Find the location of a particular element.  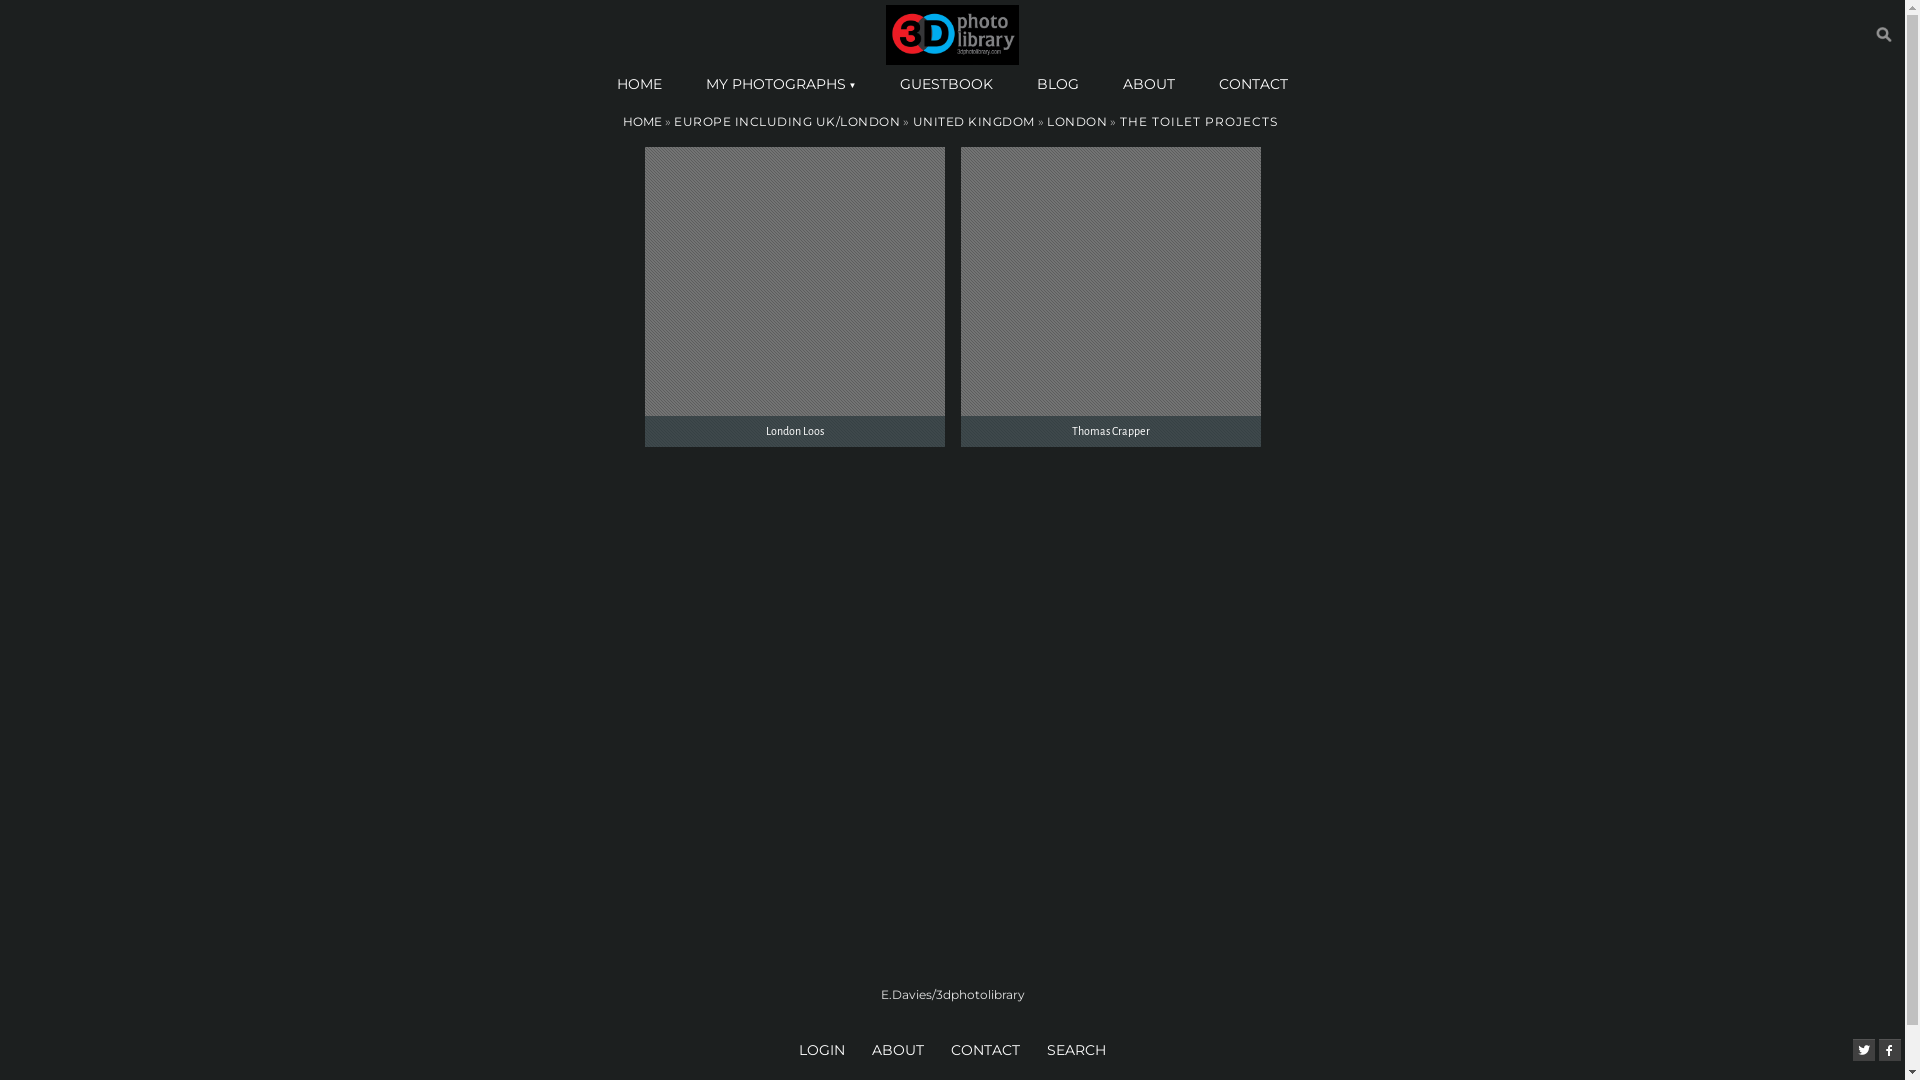

'Thomas Crapper' is located at coordinates (1108, 297).